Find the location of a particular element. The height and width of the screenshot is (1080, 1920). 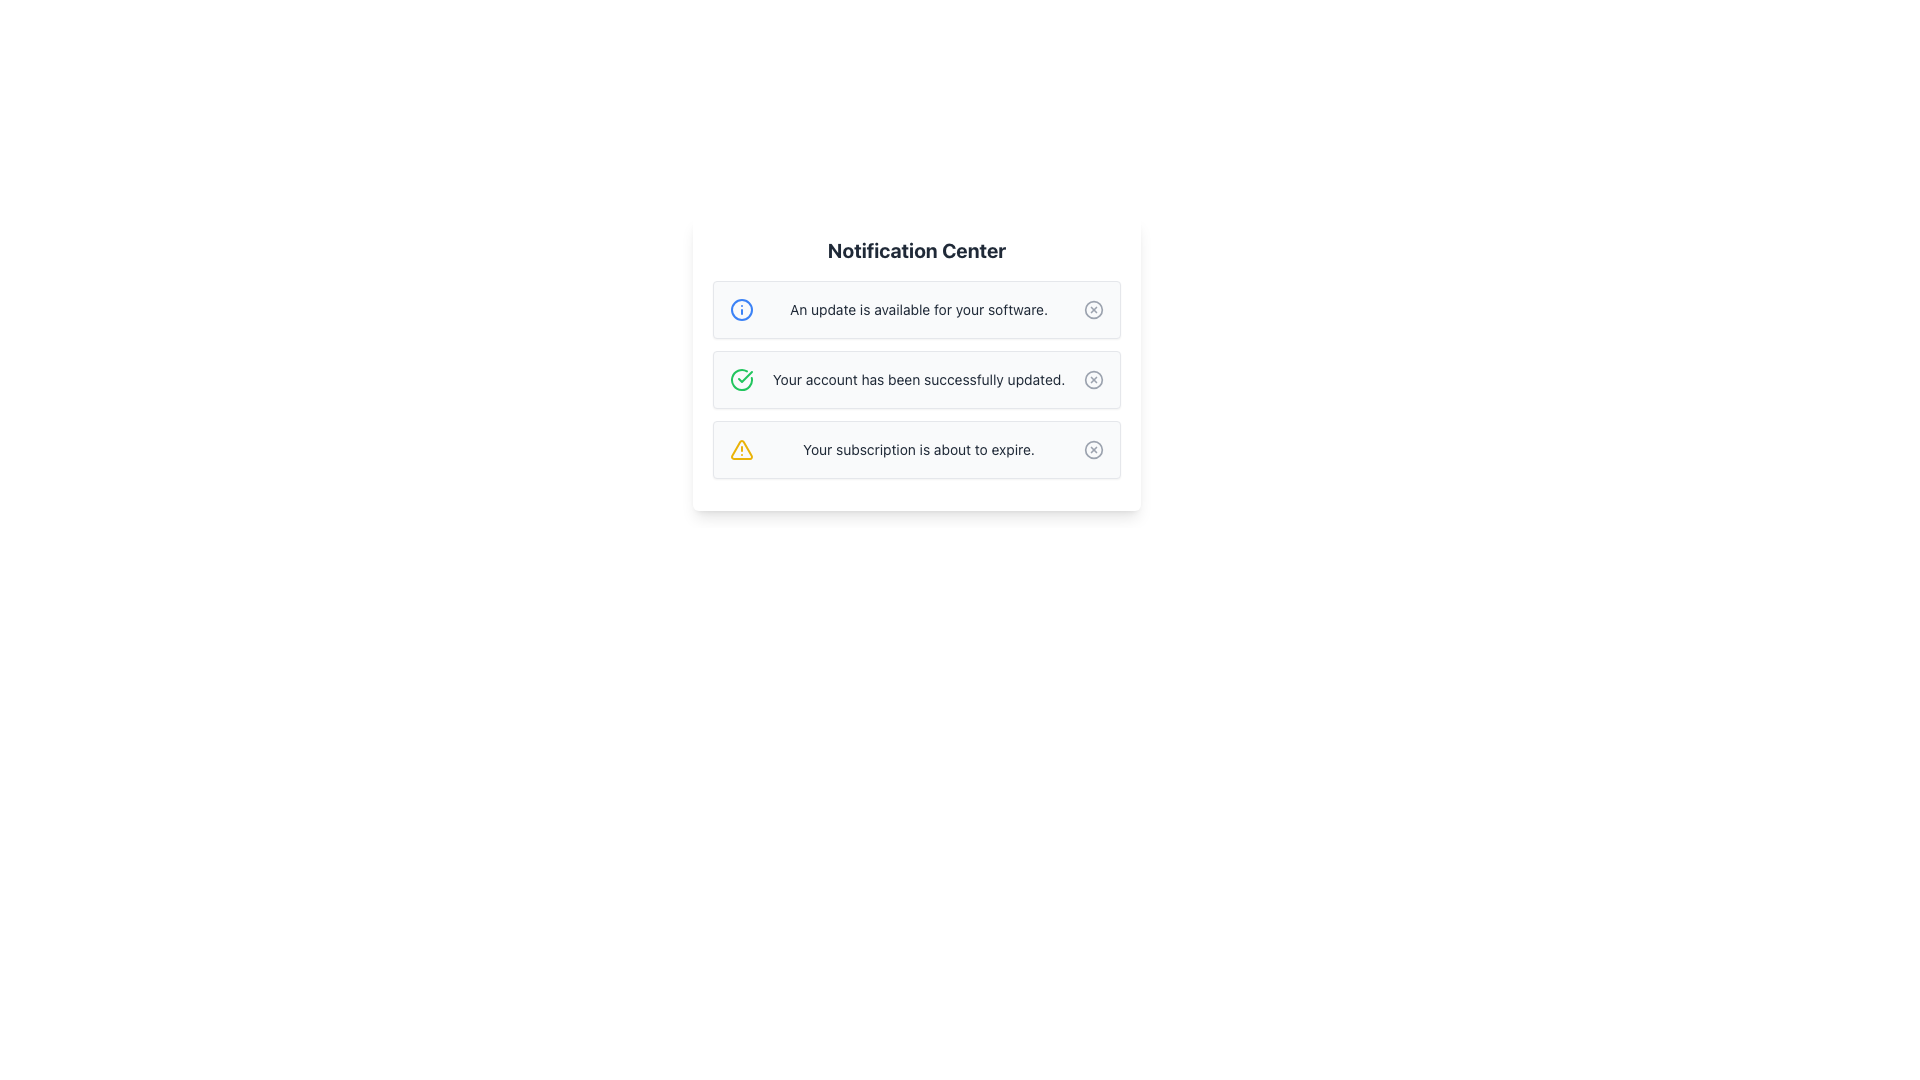

information displayed in the text label that warns 'Your subscription is about to expire.' located in the third notification row of the notification center is located at coordinates (917, 450).